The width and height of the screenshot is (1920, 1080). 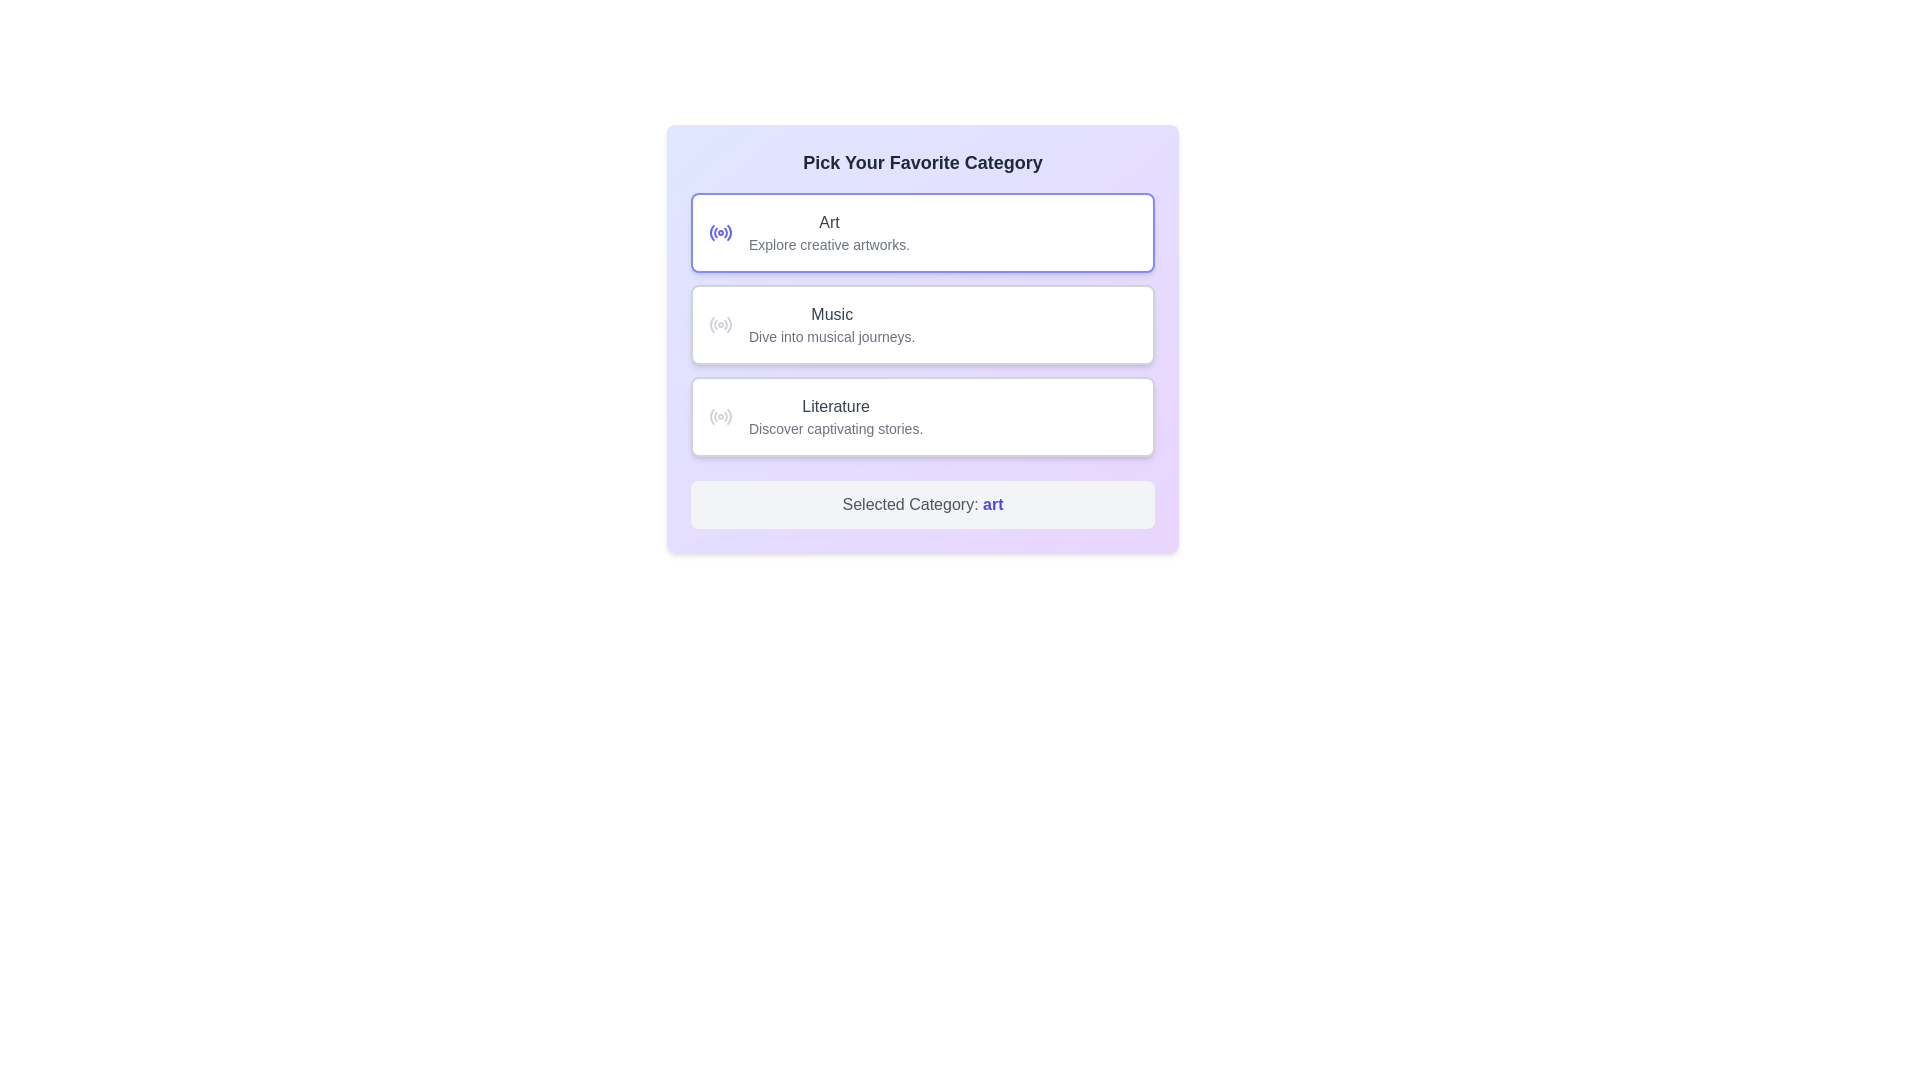 I want to click on the circular radio button icon with a central filled dot and concentric lines, located to the left of the 'Literature' text, so click(x=720, y=415).